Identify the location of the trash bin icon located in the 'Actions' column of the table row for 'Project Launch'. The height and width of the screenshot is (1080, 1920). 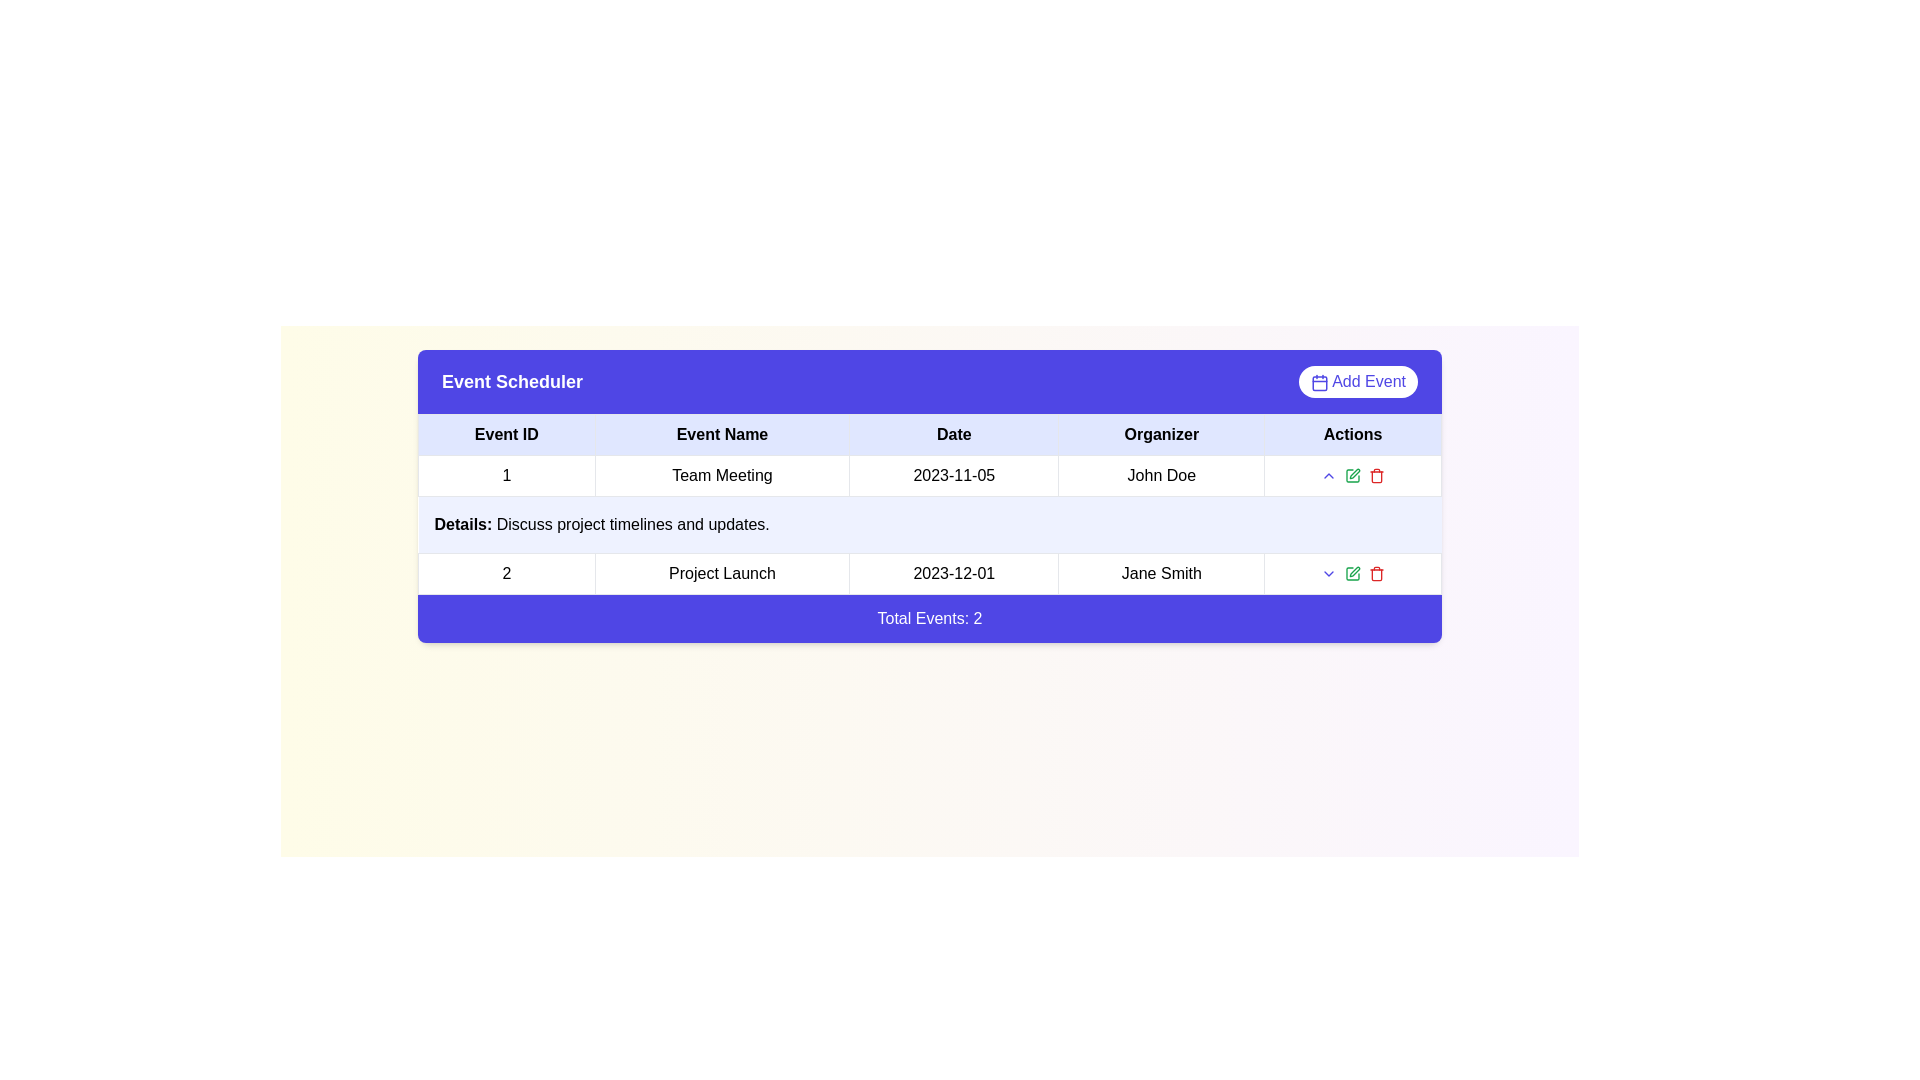
(1376, 575).